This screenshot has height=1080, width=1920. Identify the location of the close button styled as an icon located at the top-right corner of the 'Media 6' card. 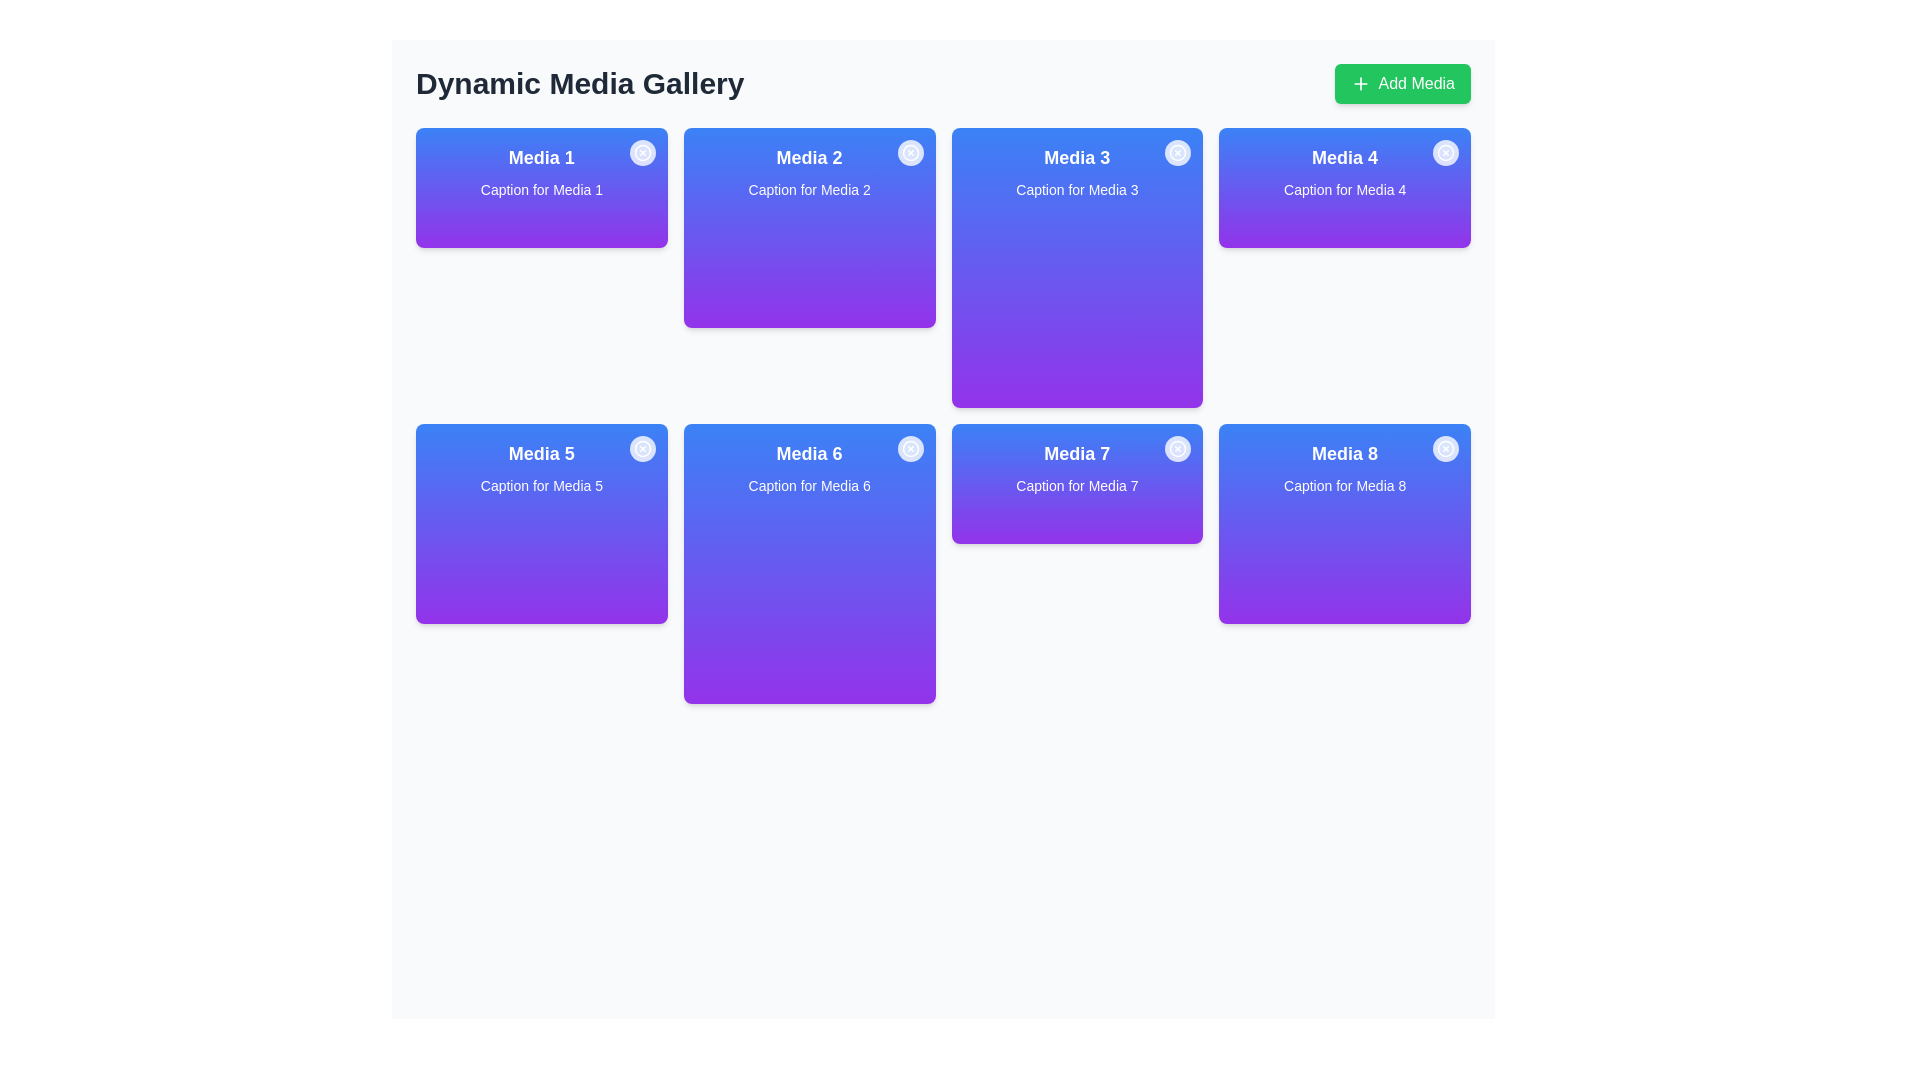
(909, 450).